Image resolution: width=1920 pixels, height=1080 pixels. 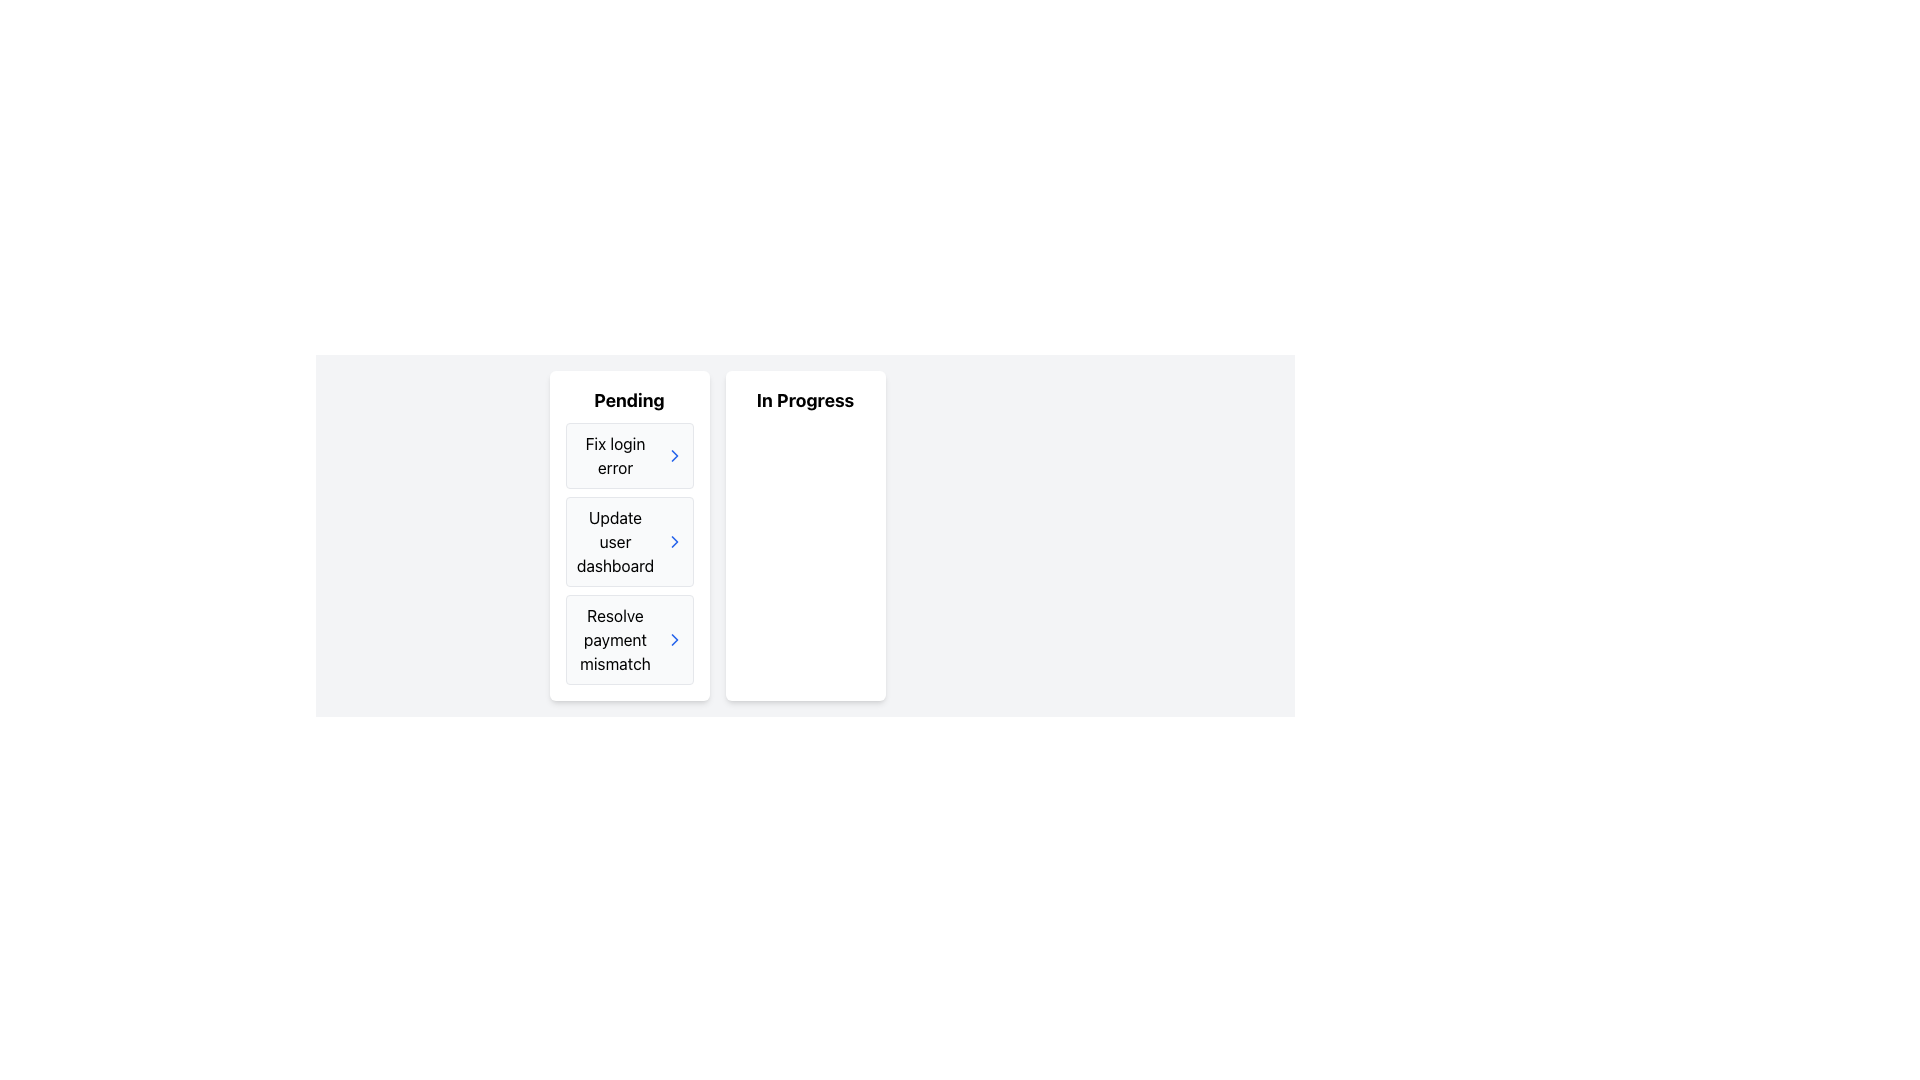 What do you see at coordinates (628, 554) in the screenshot?
I see `on the second item in the 'Pending' section of the task list` at bounding box center [628, 554].